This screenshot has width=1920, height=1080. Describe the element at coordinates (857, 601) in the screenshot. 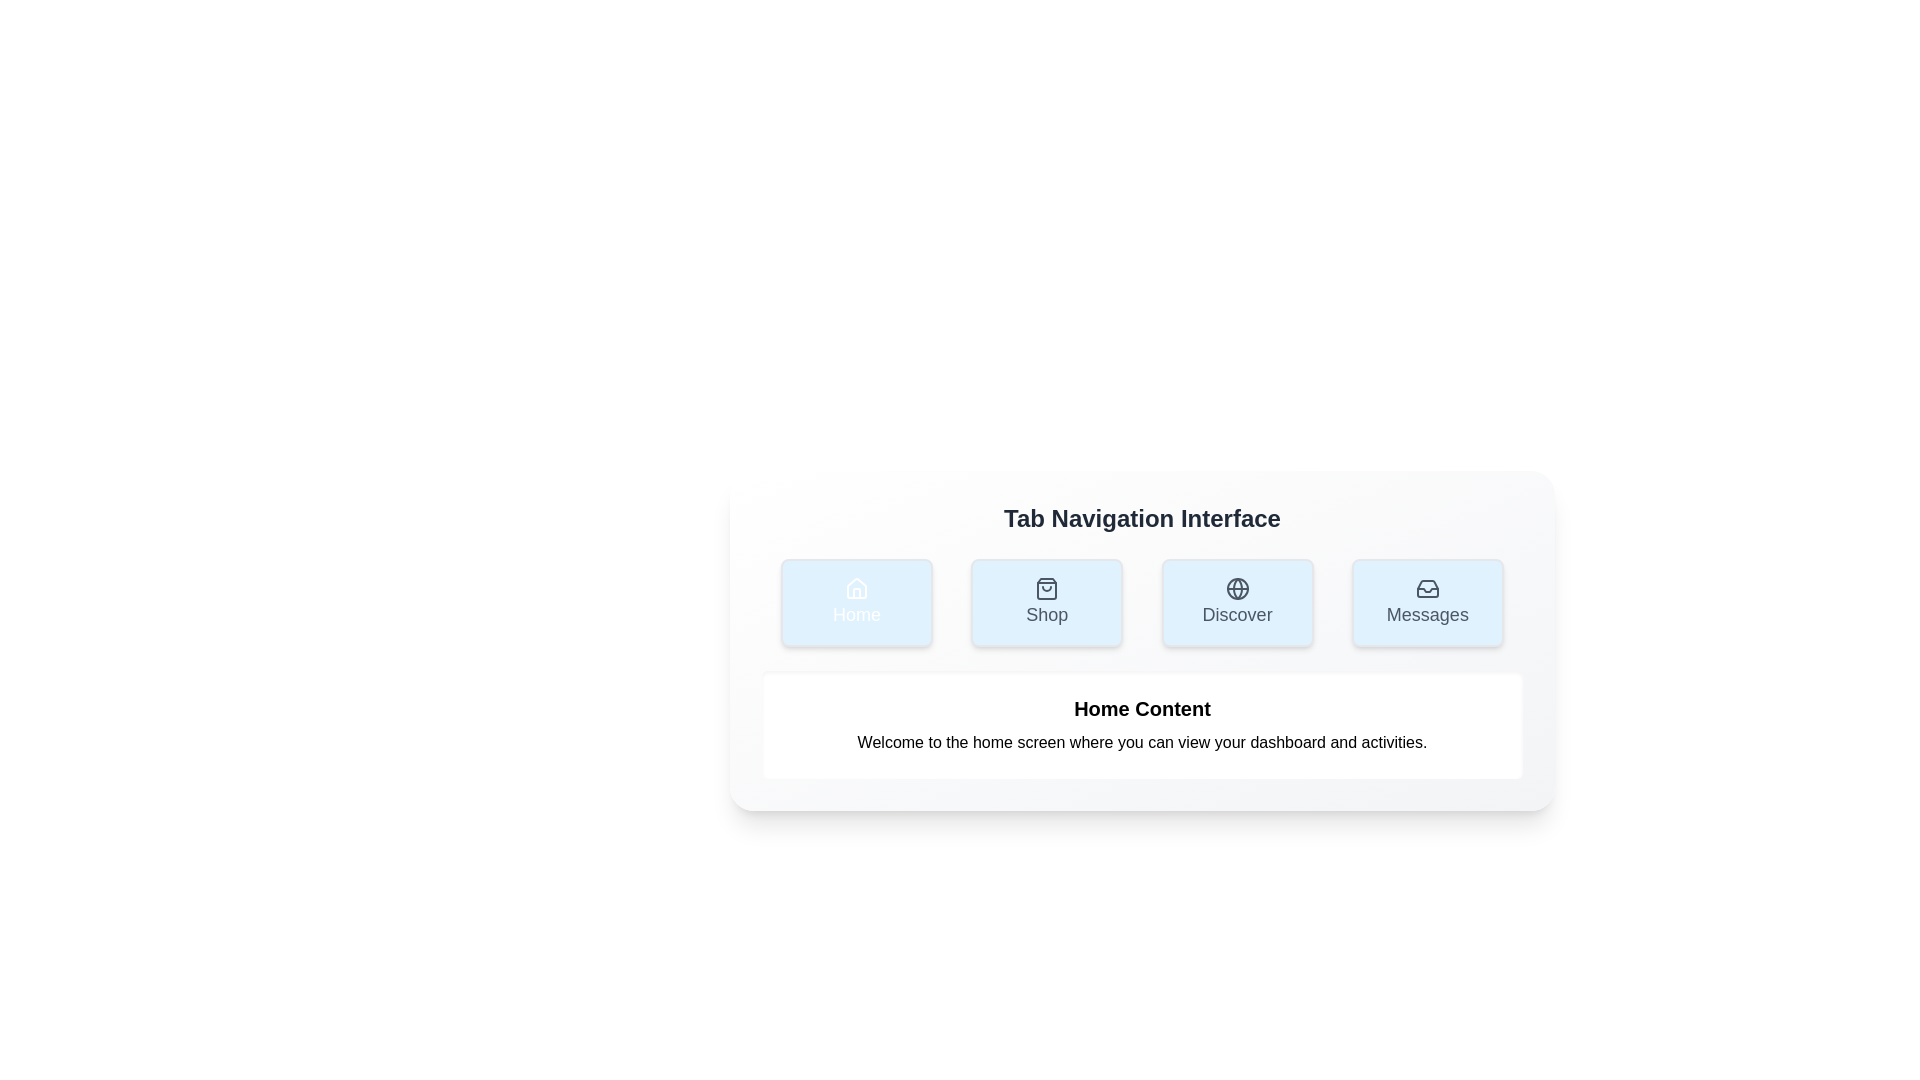

I see `the 'Home' button, which is the first in a row of four buttons including 'Shop,' 'Discover,' and 'Messages,' located at the top-left portion of the button set` at that location.